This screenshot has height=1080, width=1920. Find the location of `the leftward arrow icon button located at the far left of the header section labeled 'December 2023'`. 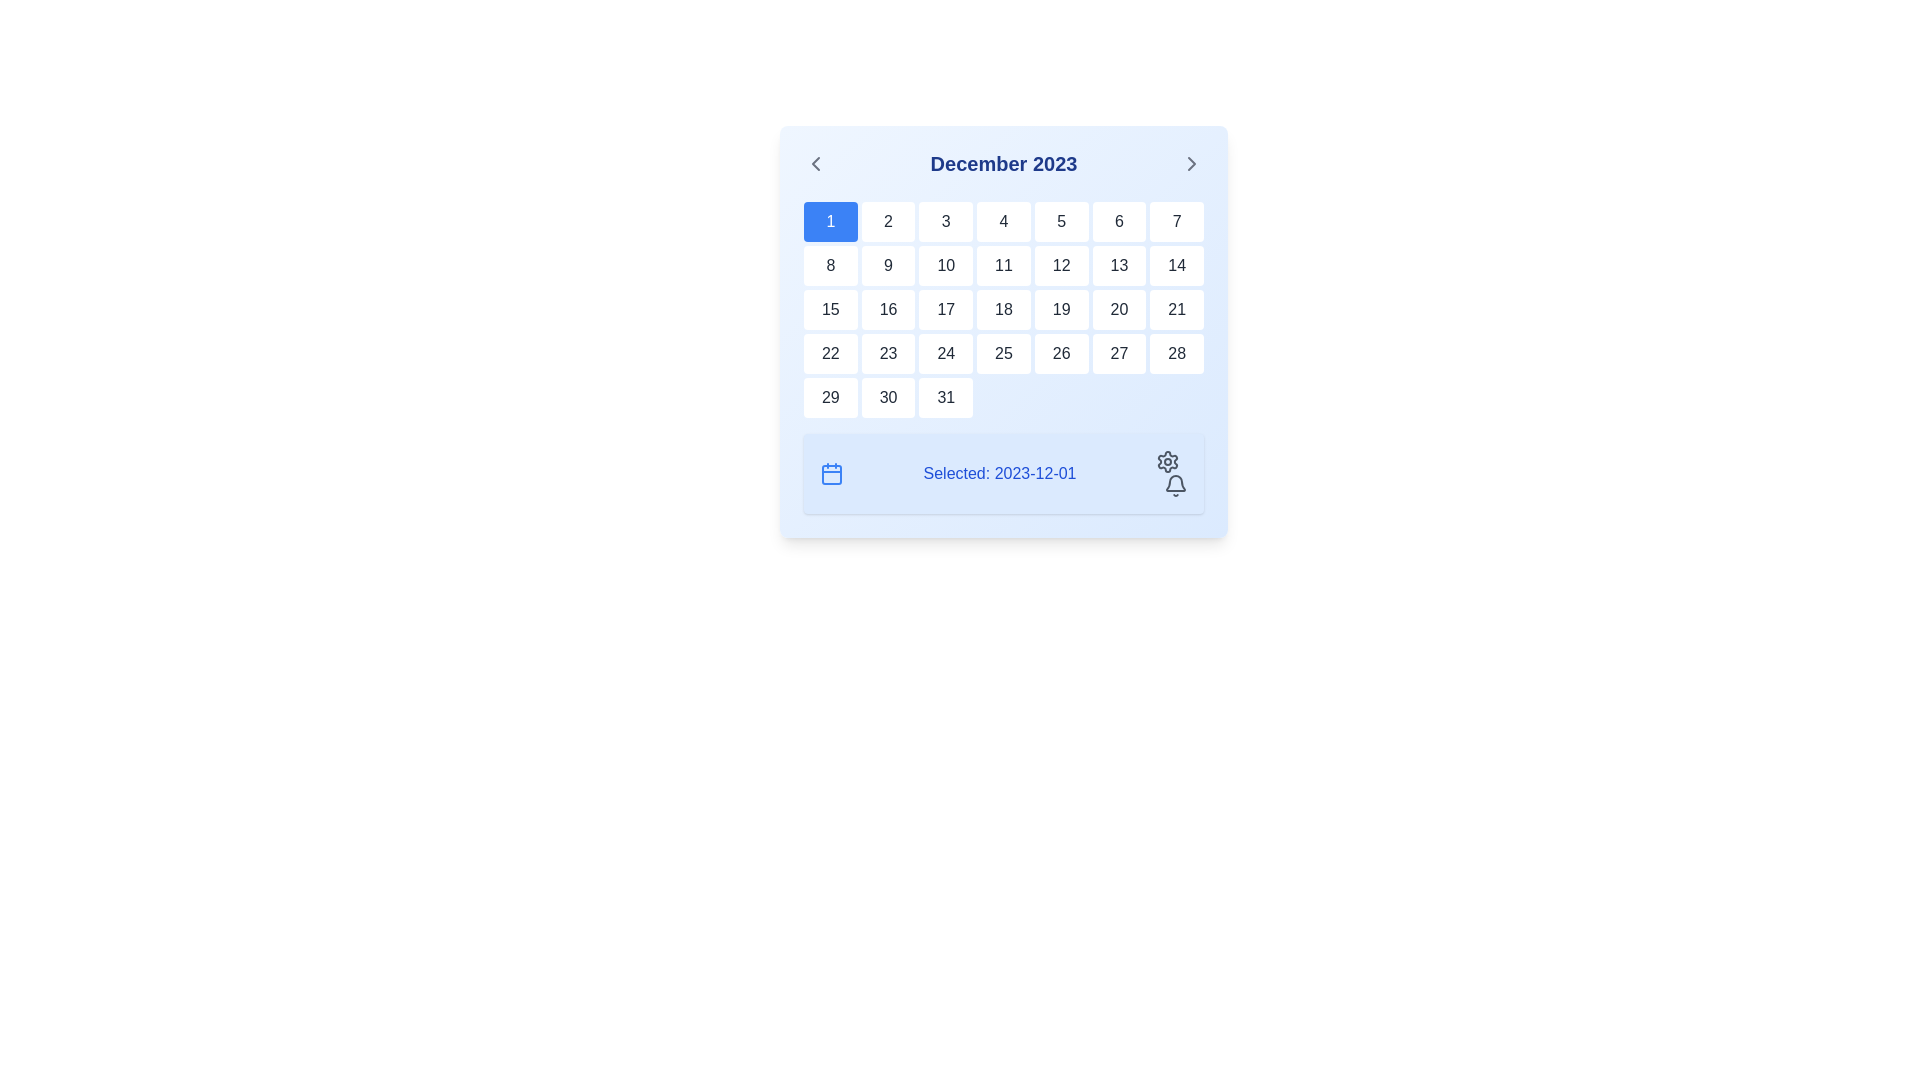

the leftward arrow icon button located at the far left of the header section labeled 'December 2023' is located at coordinates (816, 163).